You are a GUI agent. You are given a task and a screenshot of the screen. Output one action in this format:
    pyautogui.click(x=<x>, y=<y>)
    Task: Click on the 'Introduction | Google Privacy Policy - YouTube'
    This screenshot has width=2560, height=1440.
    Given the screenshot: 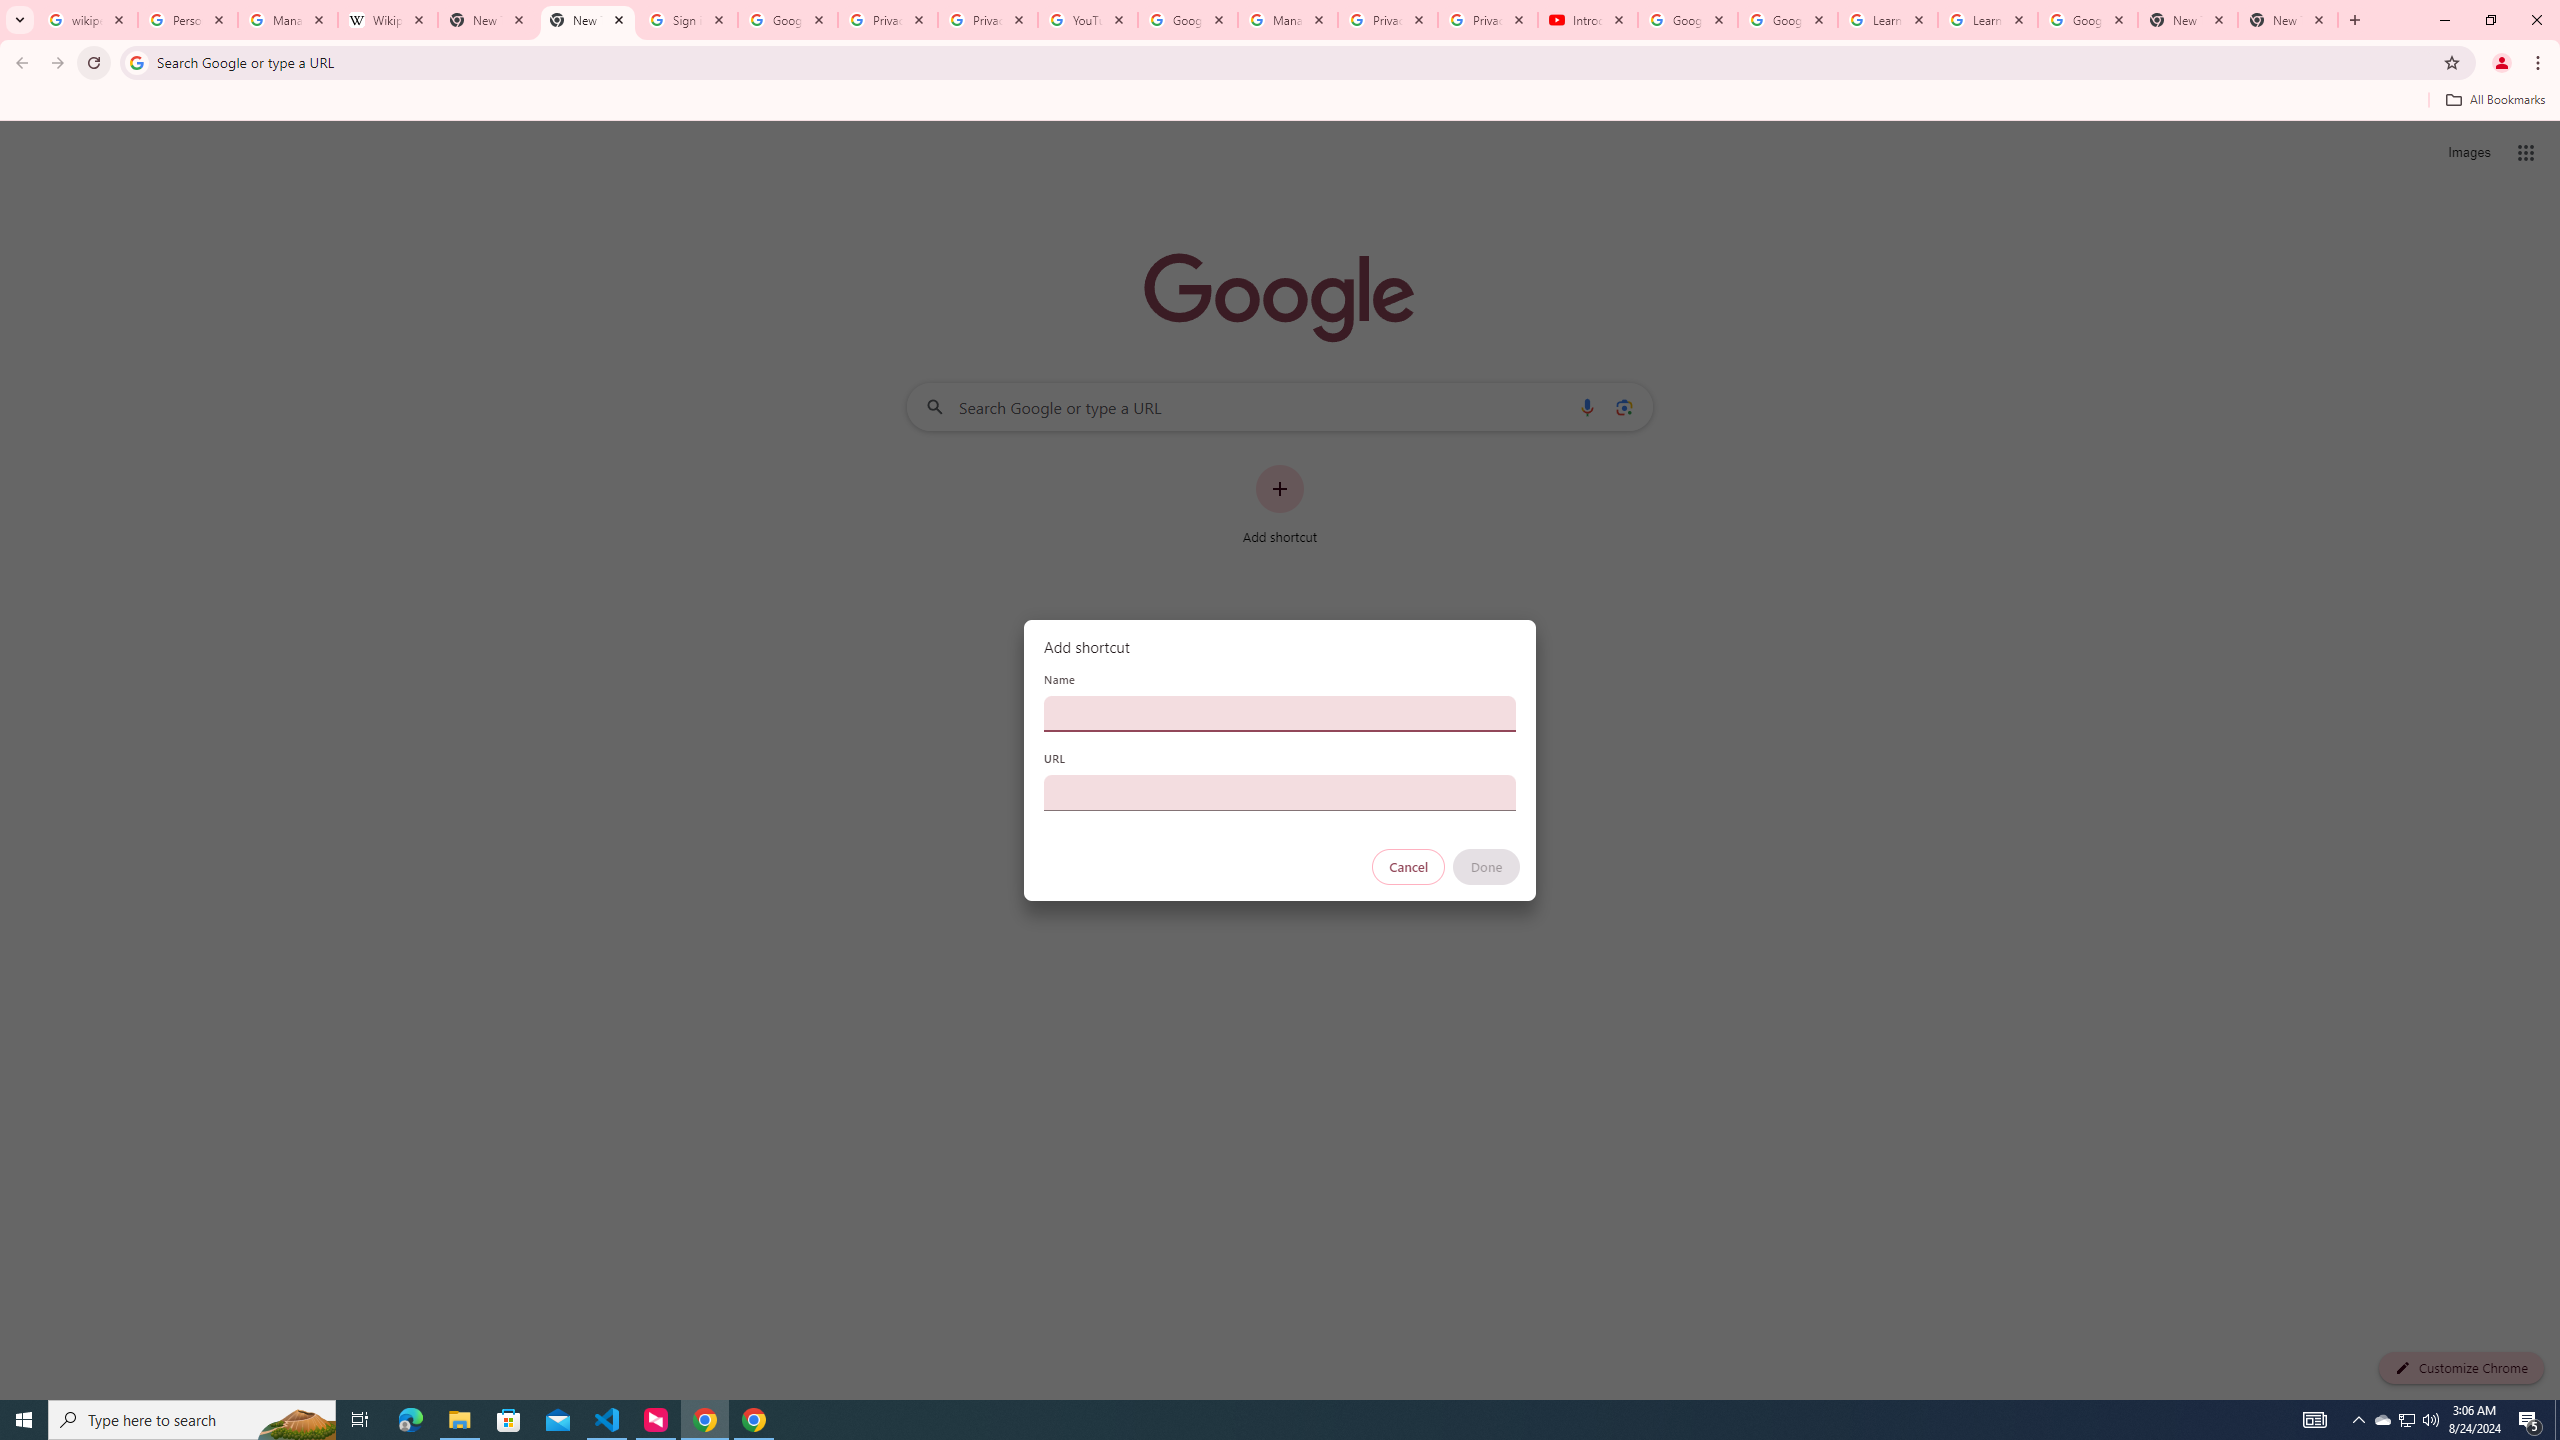 What is the action you would take?
    pyautogui.click(x=1586, y=19)
    